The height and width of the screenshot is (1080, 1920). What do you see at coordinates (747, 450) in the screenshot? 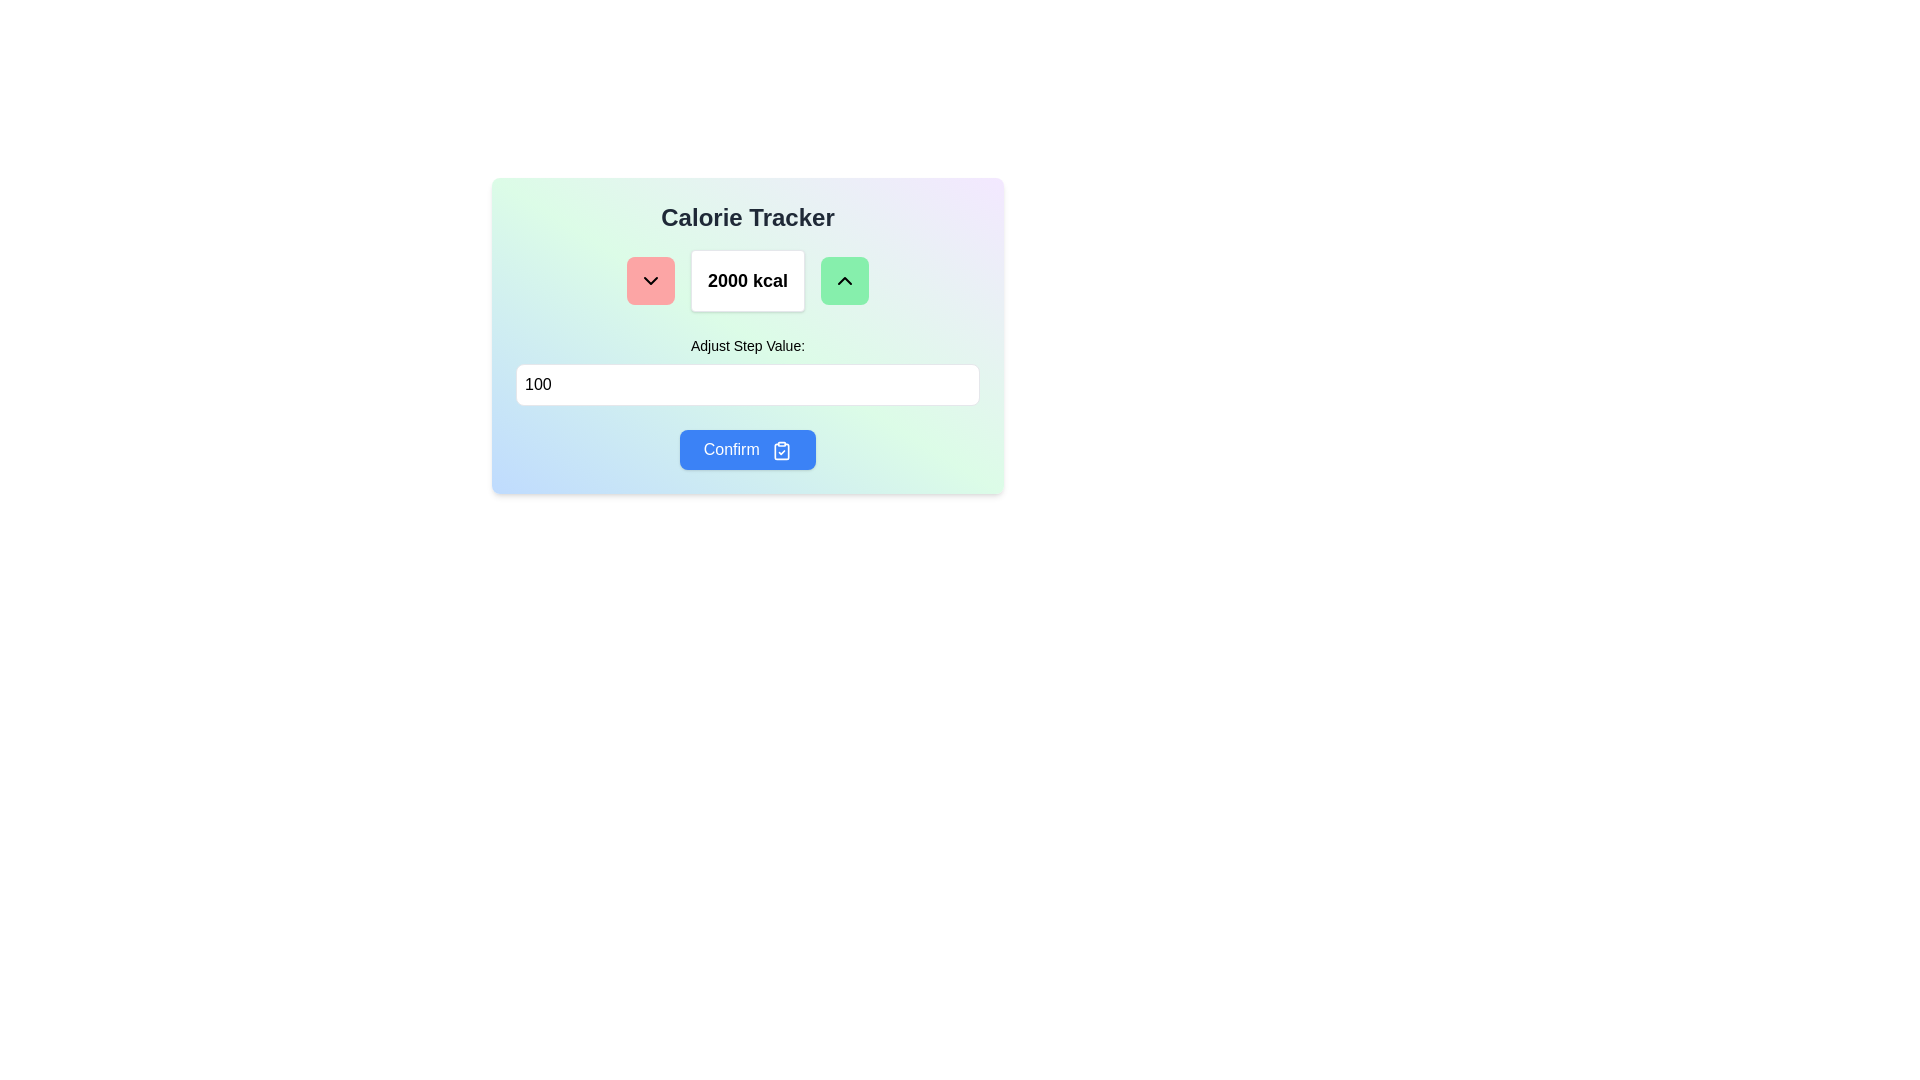
I see `the 'Confirm' button, which is a rectangular button with a bold blue background and white text, to observe hover effects` at bounding box center [747, 450].